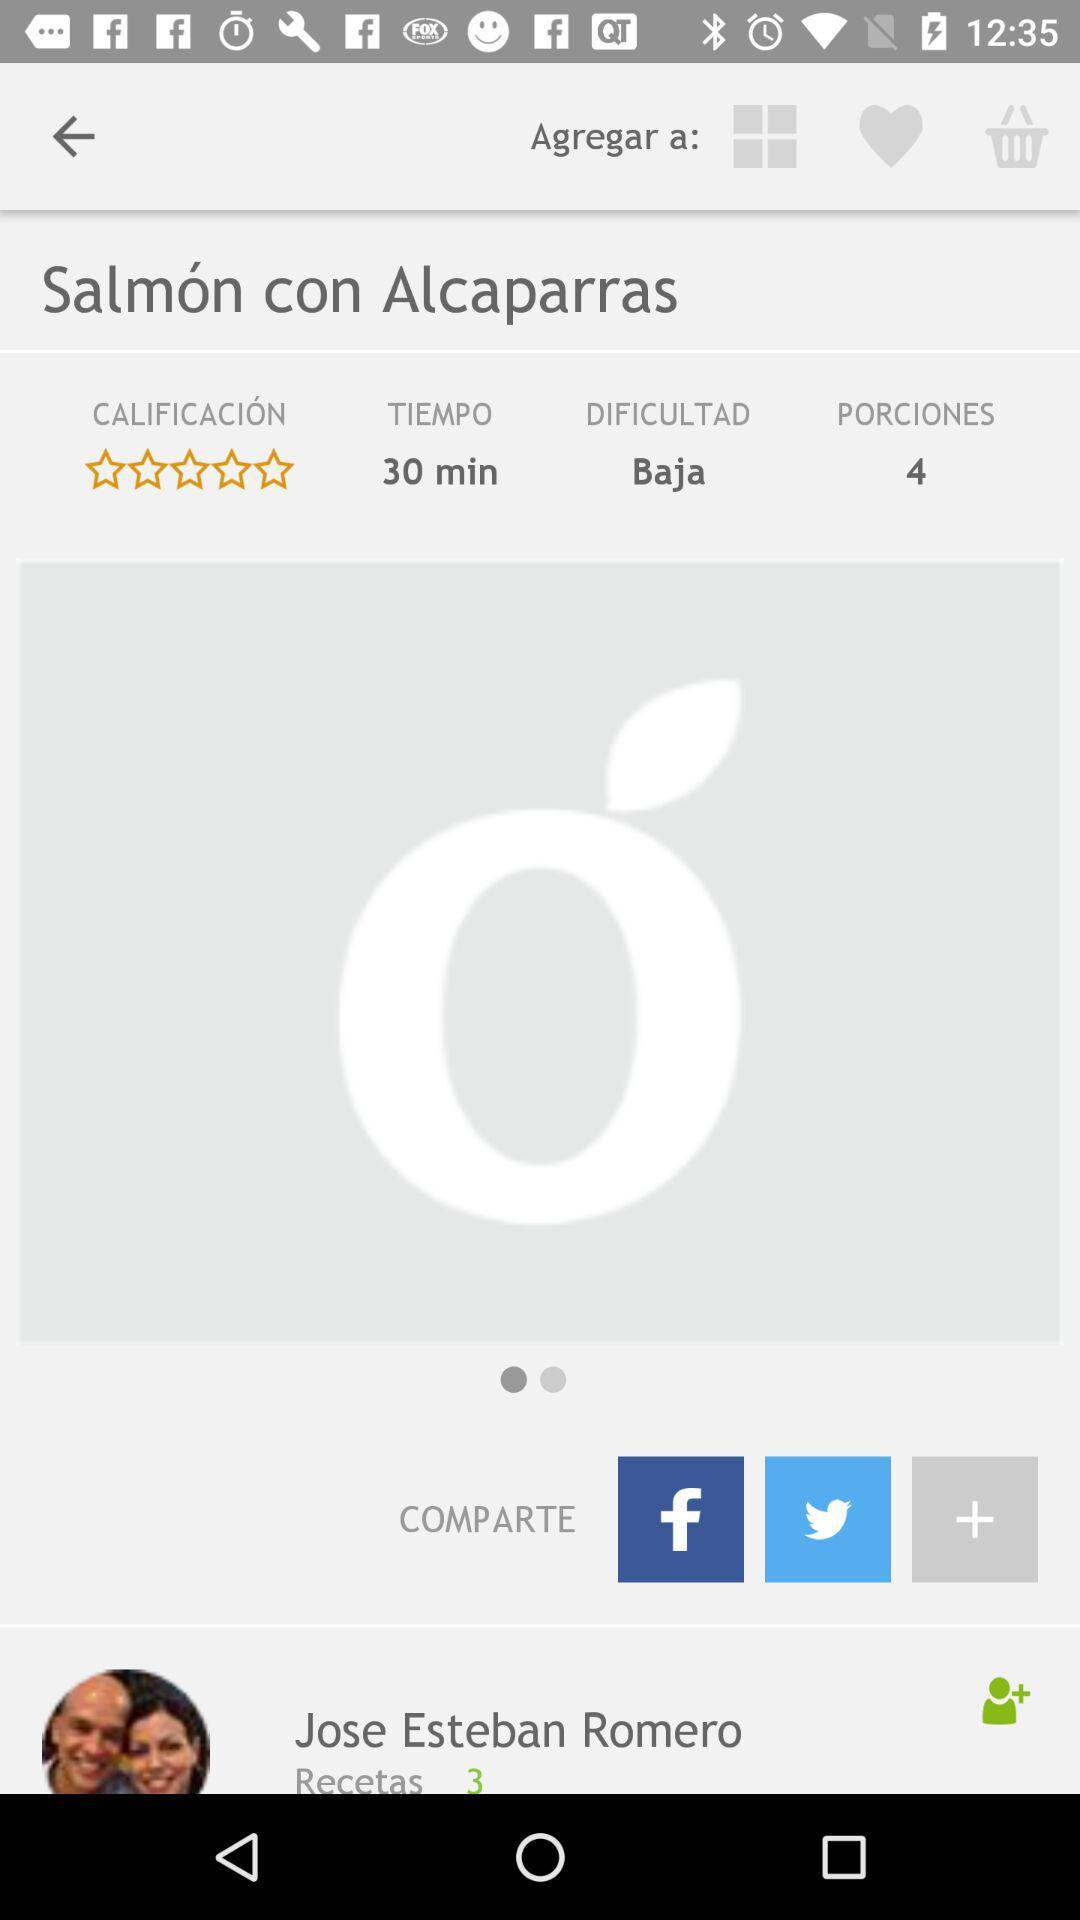 The width and height of the screenshot is (1080, 1920). I want to click on the item next to recetas item, so click(720, 1776).